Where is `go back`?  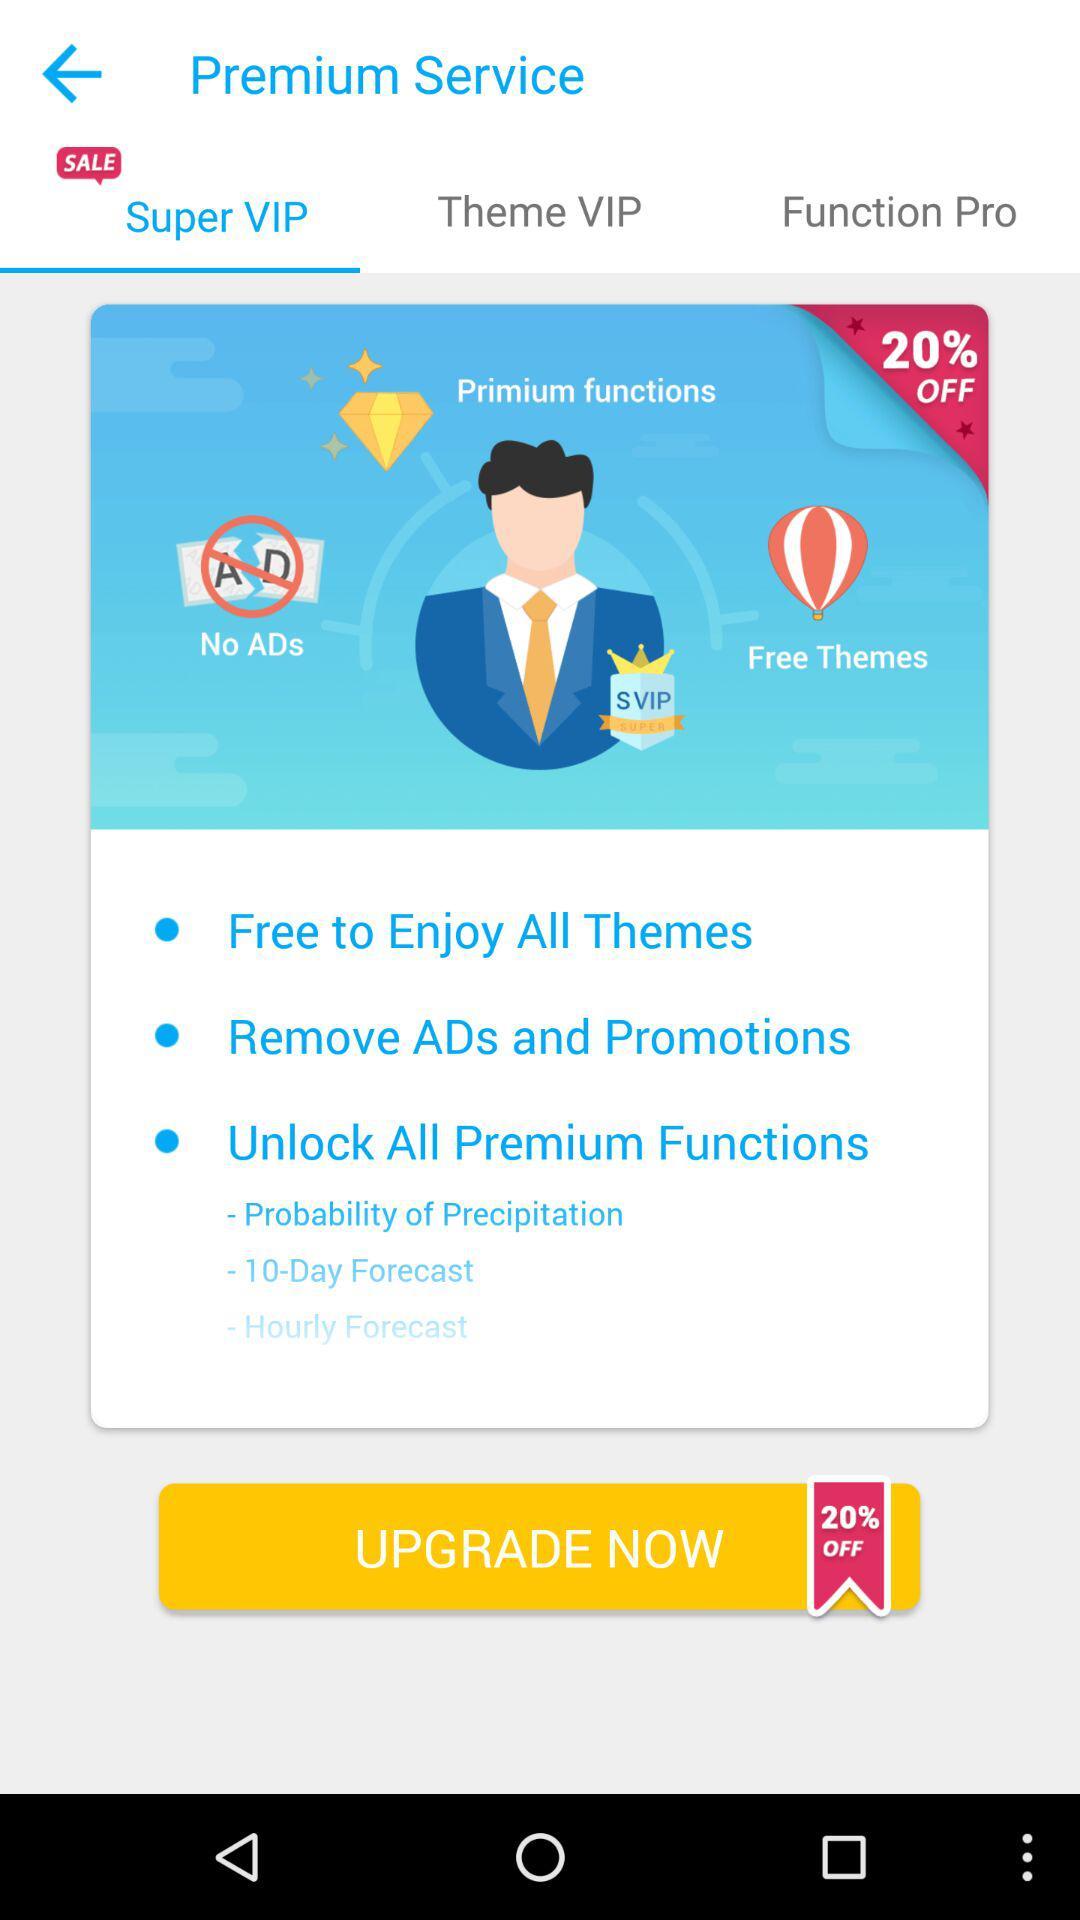 go back is located at coordinates (72, 73).